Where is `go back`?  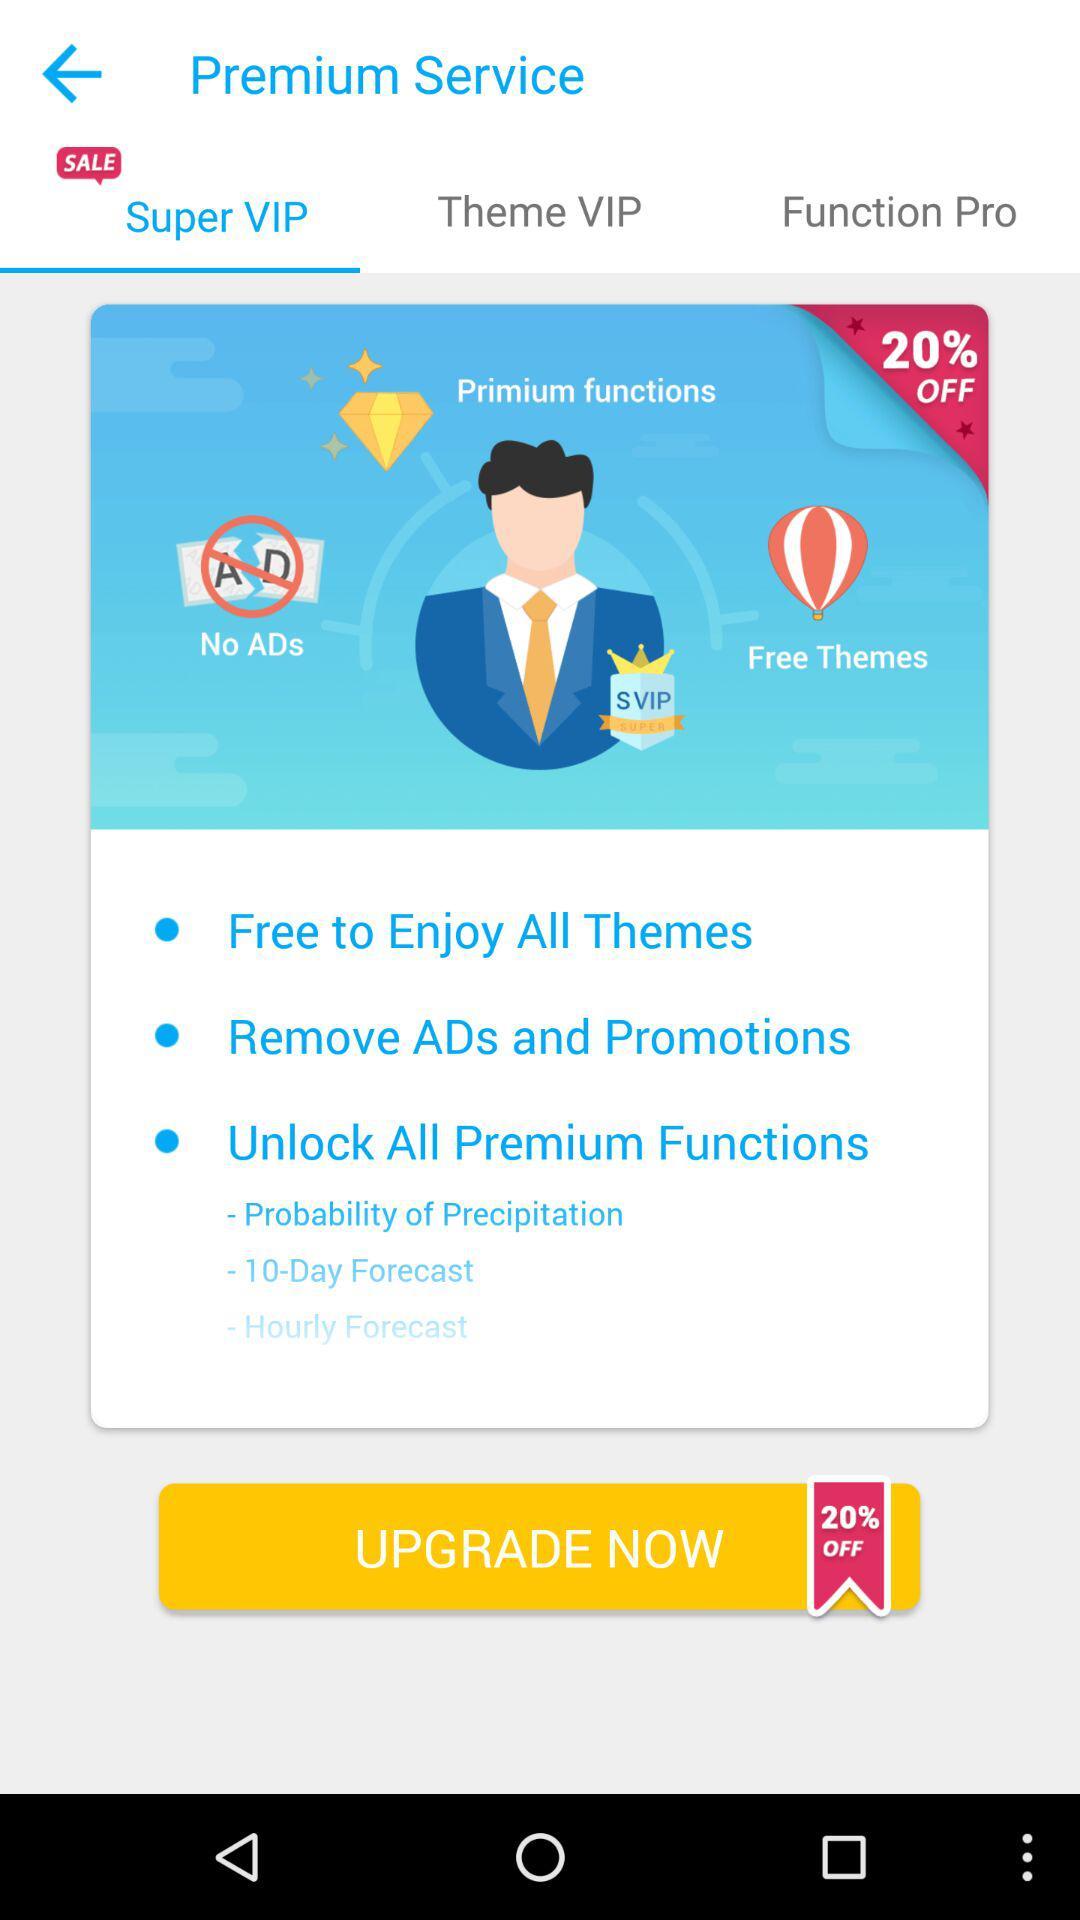 go back is located at coordinates (72, 73).